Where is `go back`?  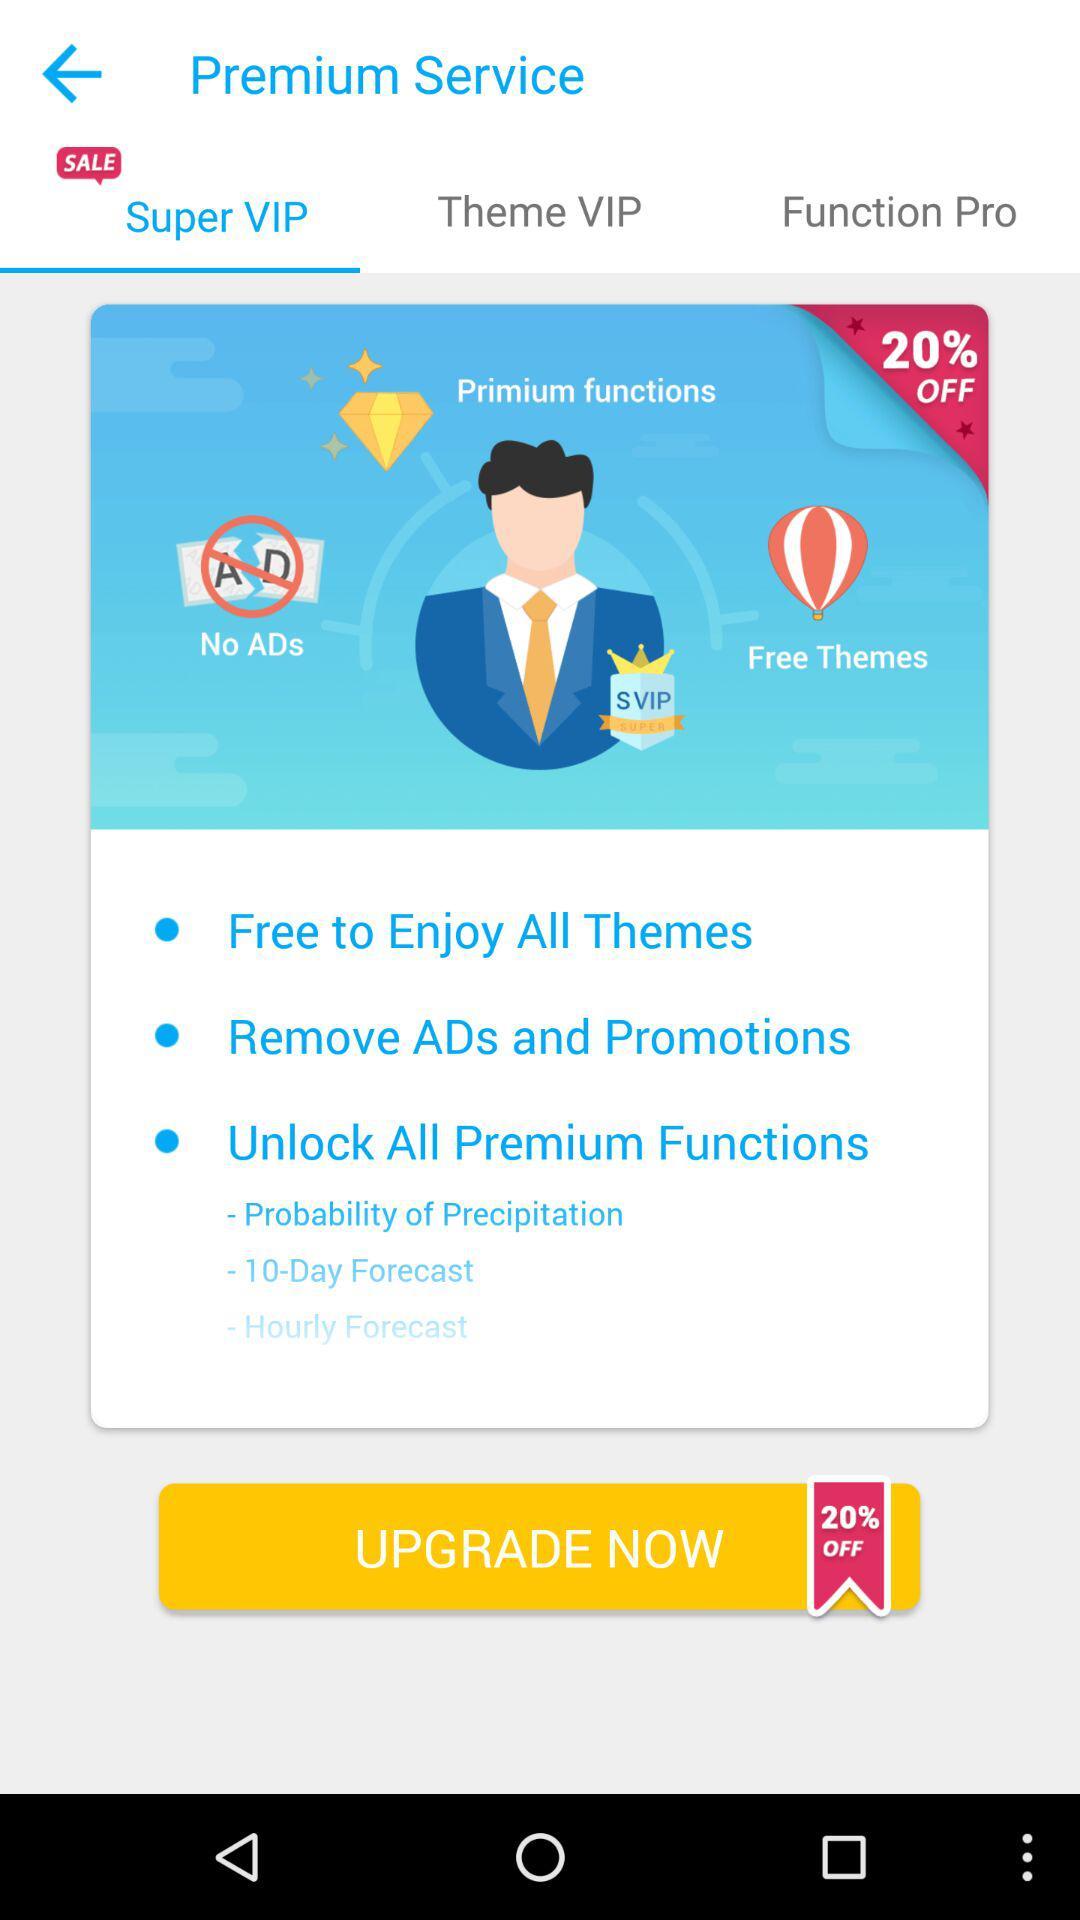 go back is located at coordinates (72, 73).